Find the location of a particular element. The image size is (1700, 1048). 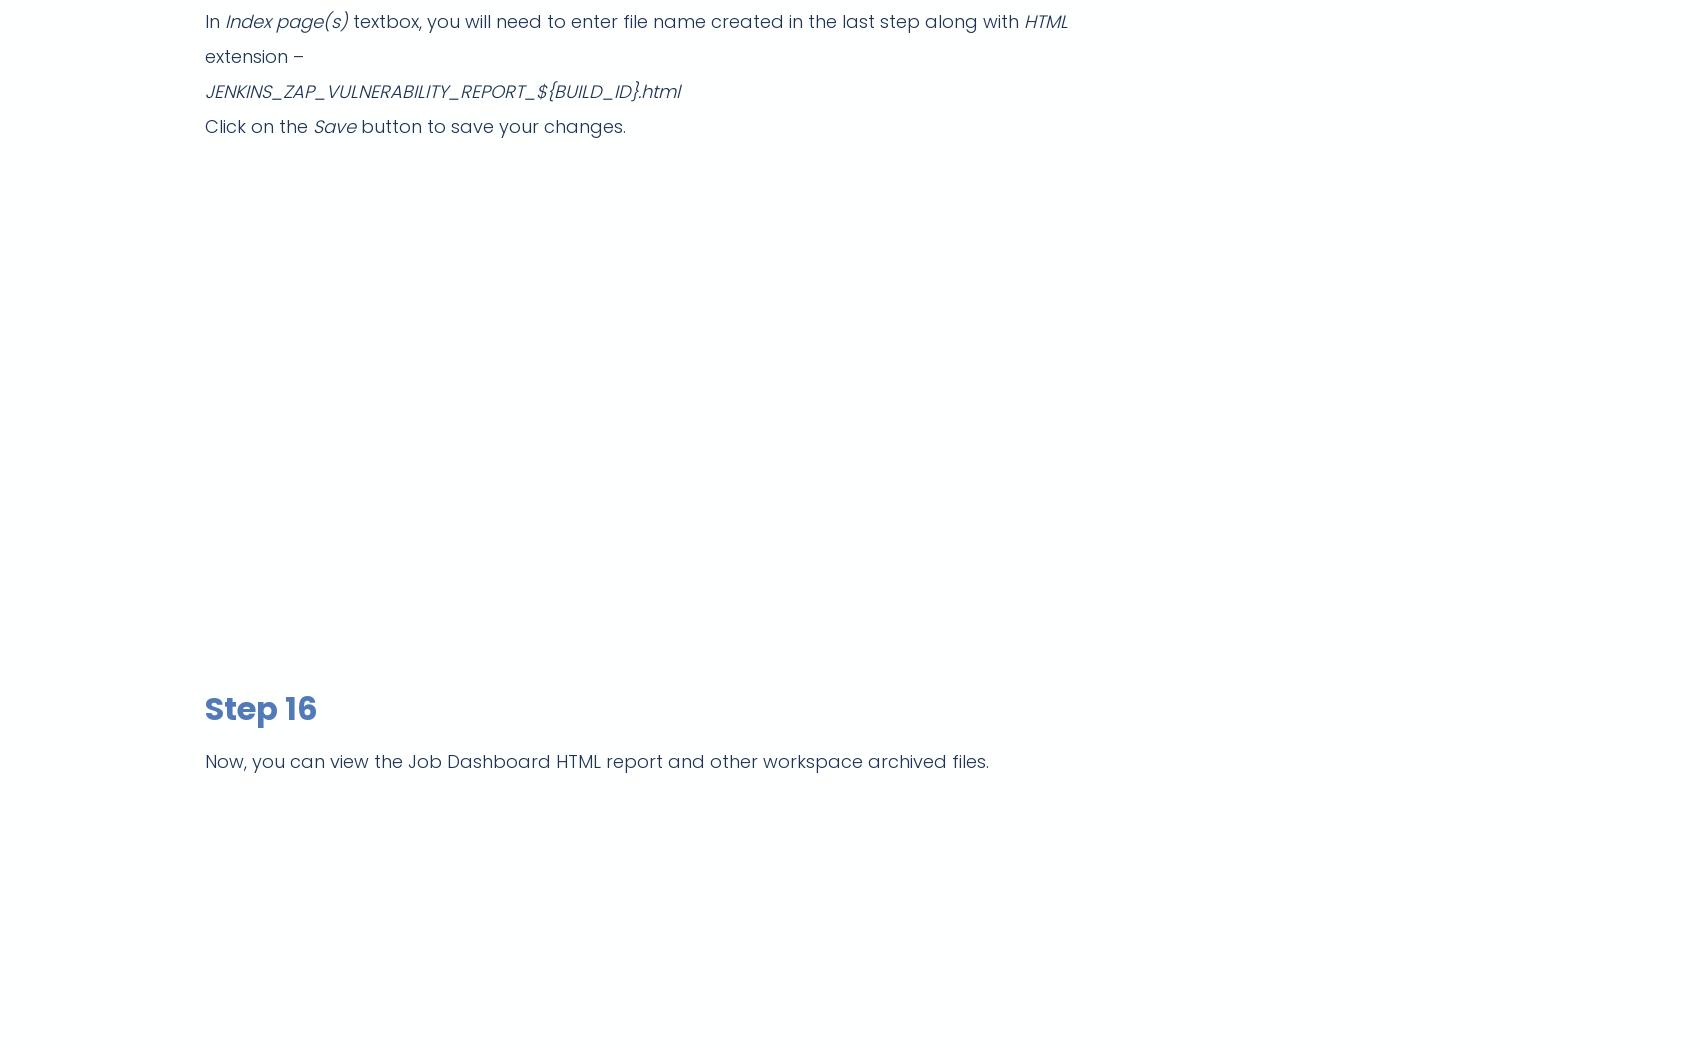

'JENKINS_ZAP_VULNERABILITY_REPORT_${BUILD_ID}.html' is located at coordinates (442, 90).